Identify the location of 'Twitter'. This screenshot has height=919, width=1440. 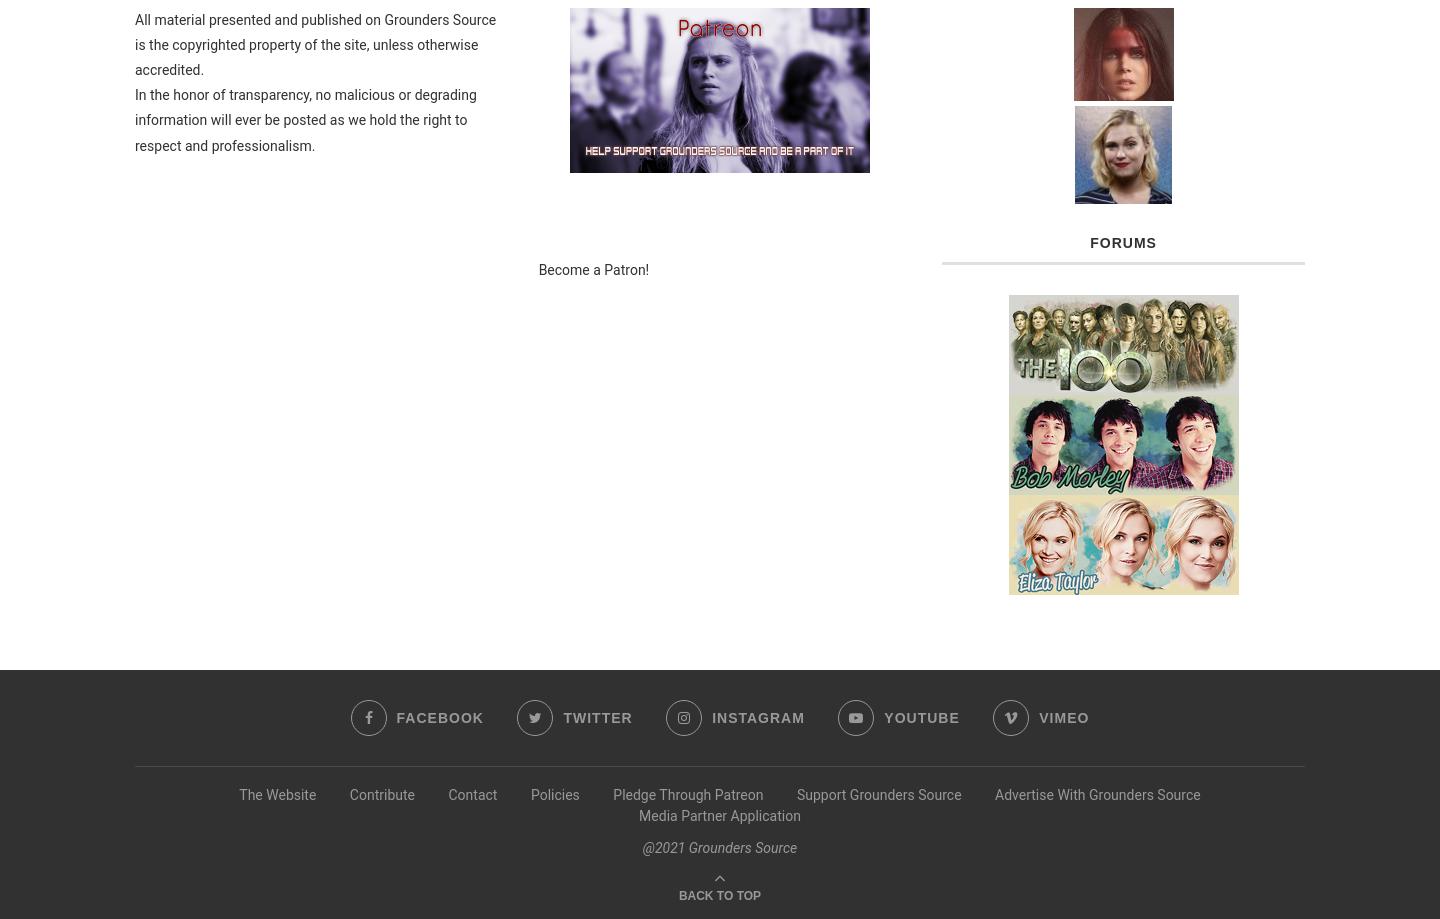
(597, 716).